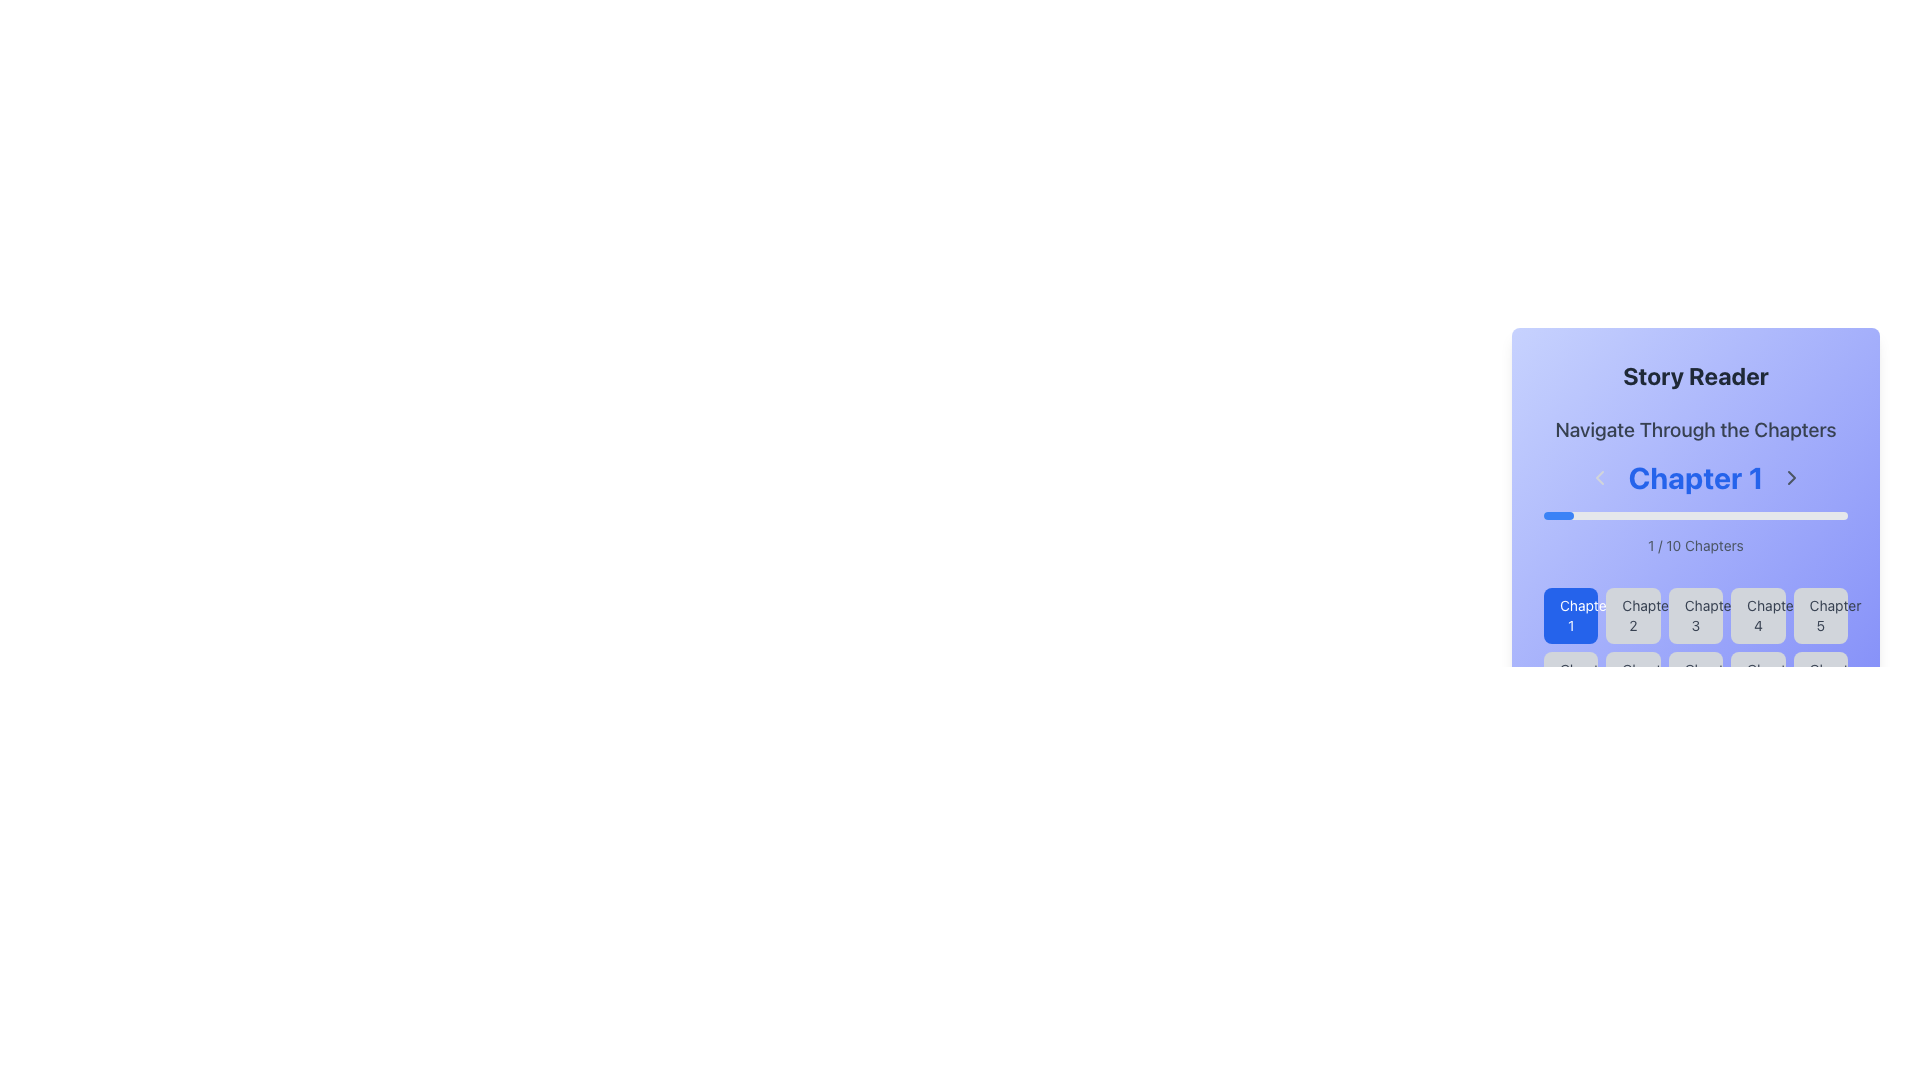 The width and height of the screenshot is (1920, 1080). What do you see at coordinates (1694, 485) in the screenshot?
I see `the Text Label that indicates the currently selected chapter, which is centrally located below the subtitle 'Navigate Through the Chapters' and between the left and right chevrons` at bounding box center [1694, 485].